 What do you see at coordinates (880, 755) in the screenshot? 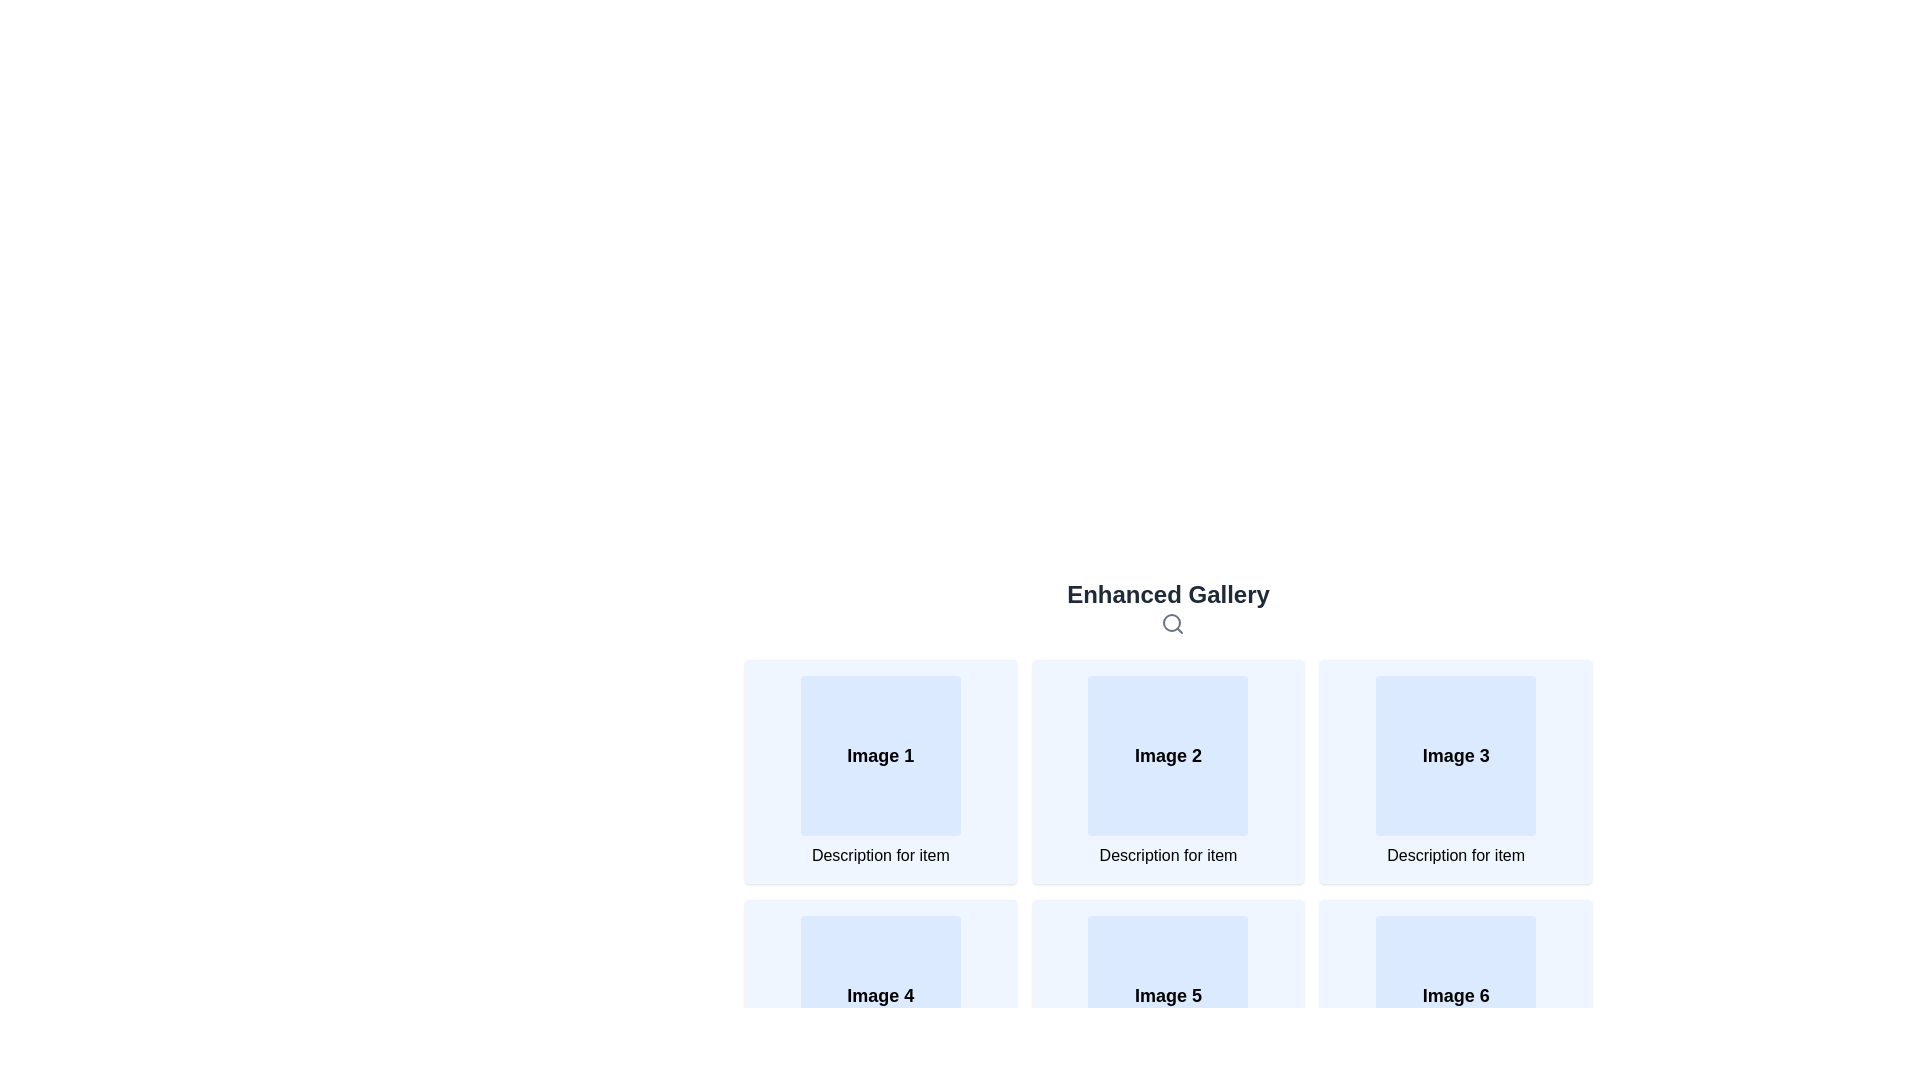
I see `the first item card in the gallery grid layout, located in the top-left corner, which serves as a visual placeholder for a specific image or category` at bounding box center [880, 755].